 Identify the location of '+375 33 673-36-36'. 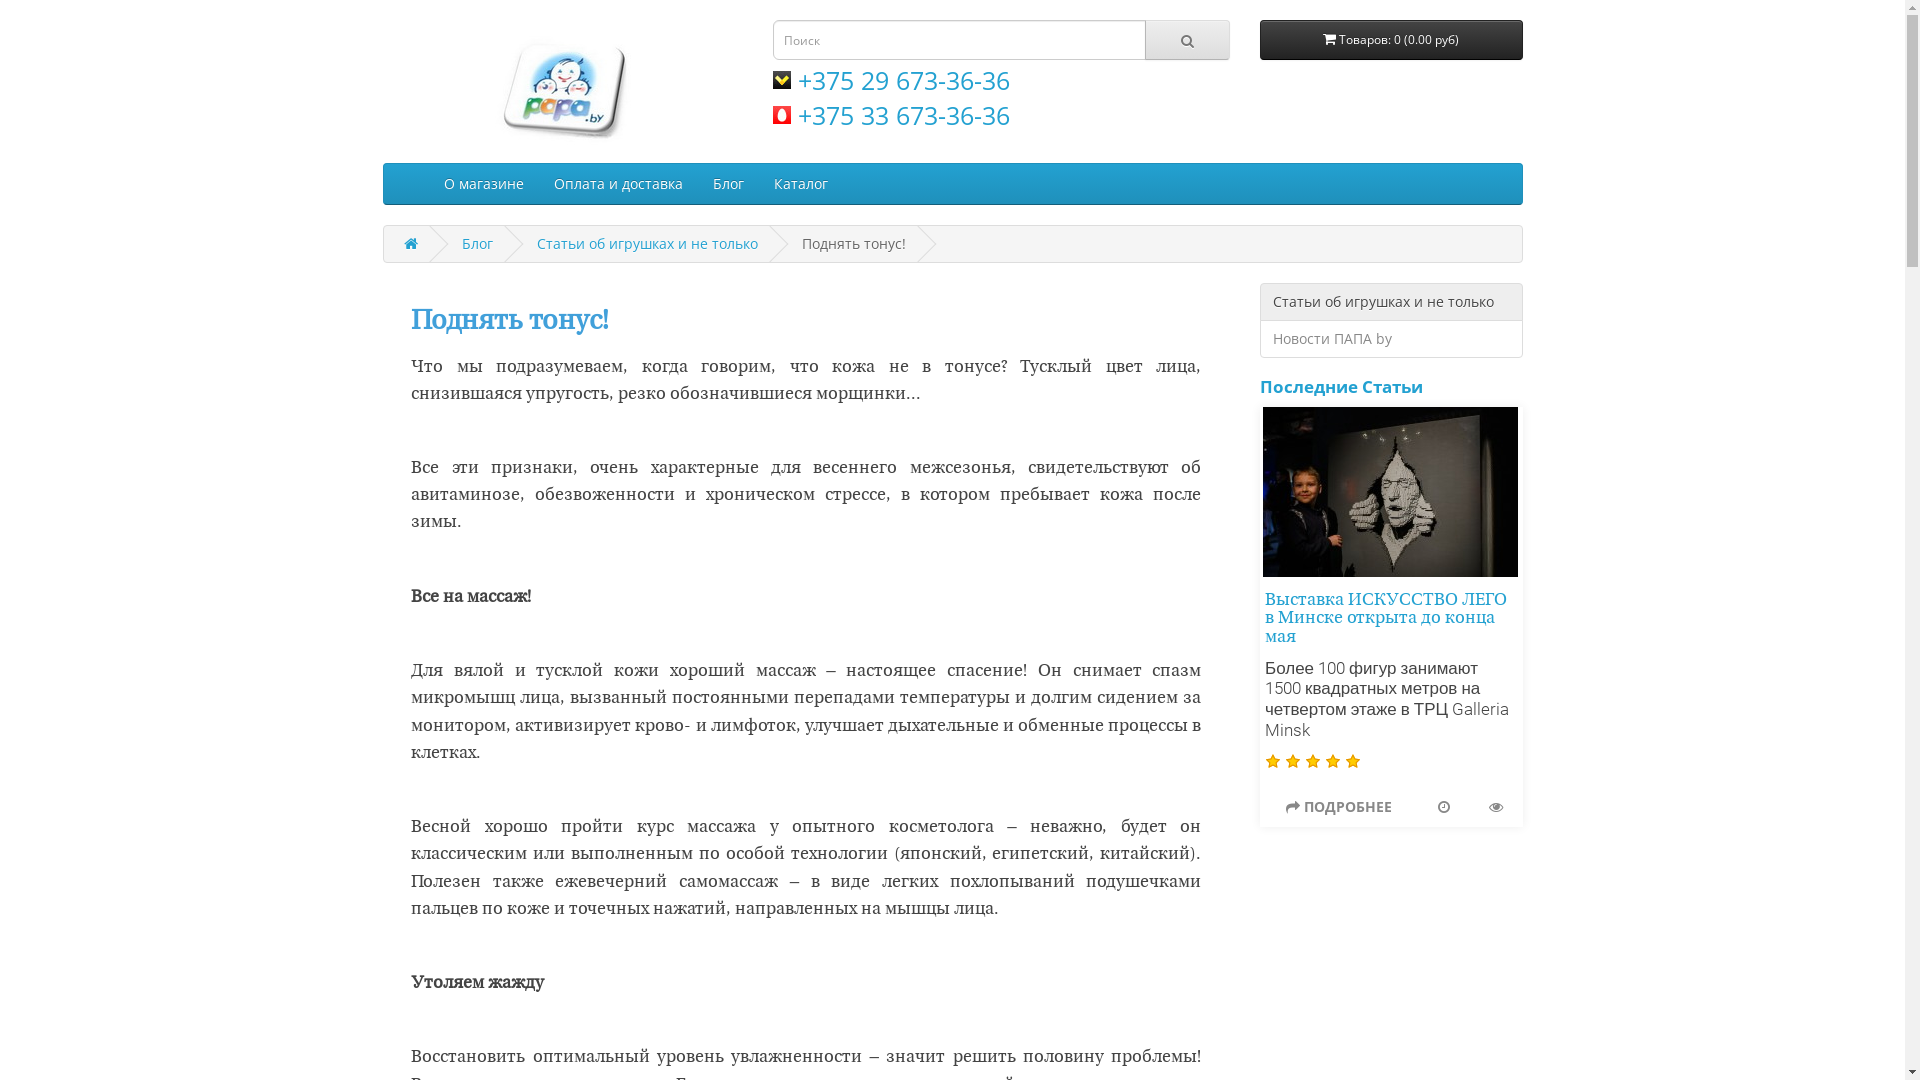
(771, 115).